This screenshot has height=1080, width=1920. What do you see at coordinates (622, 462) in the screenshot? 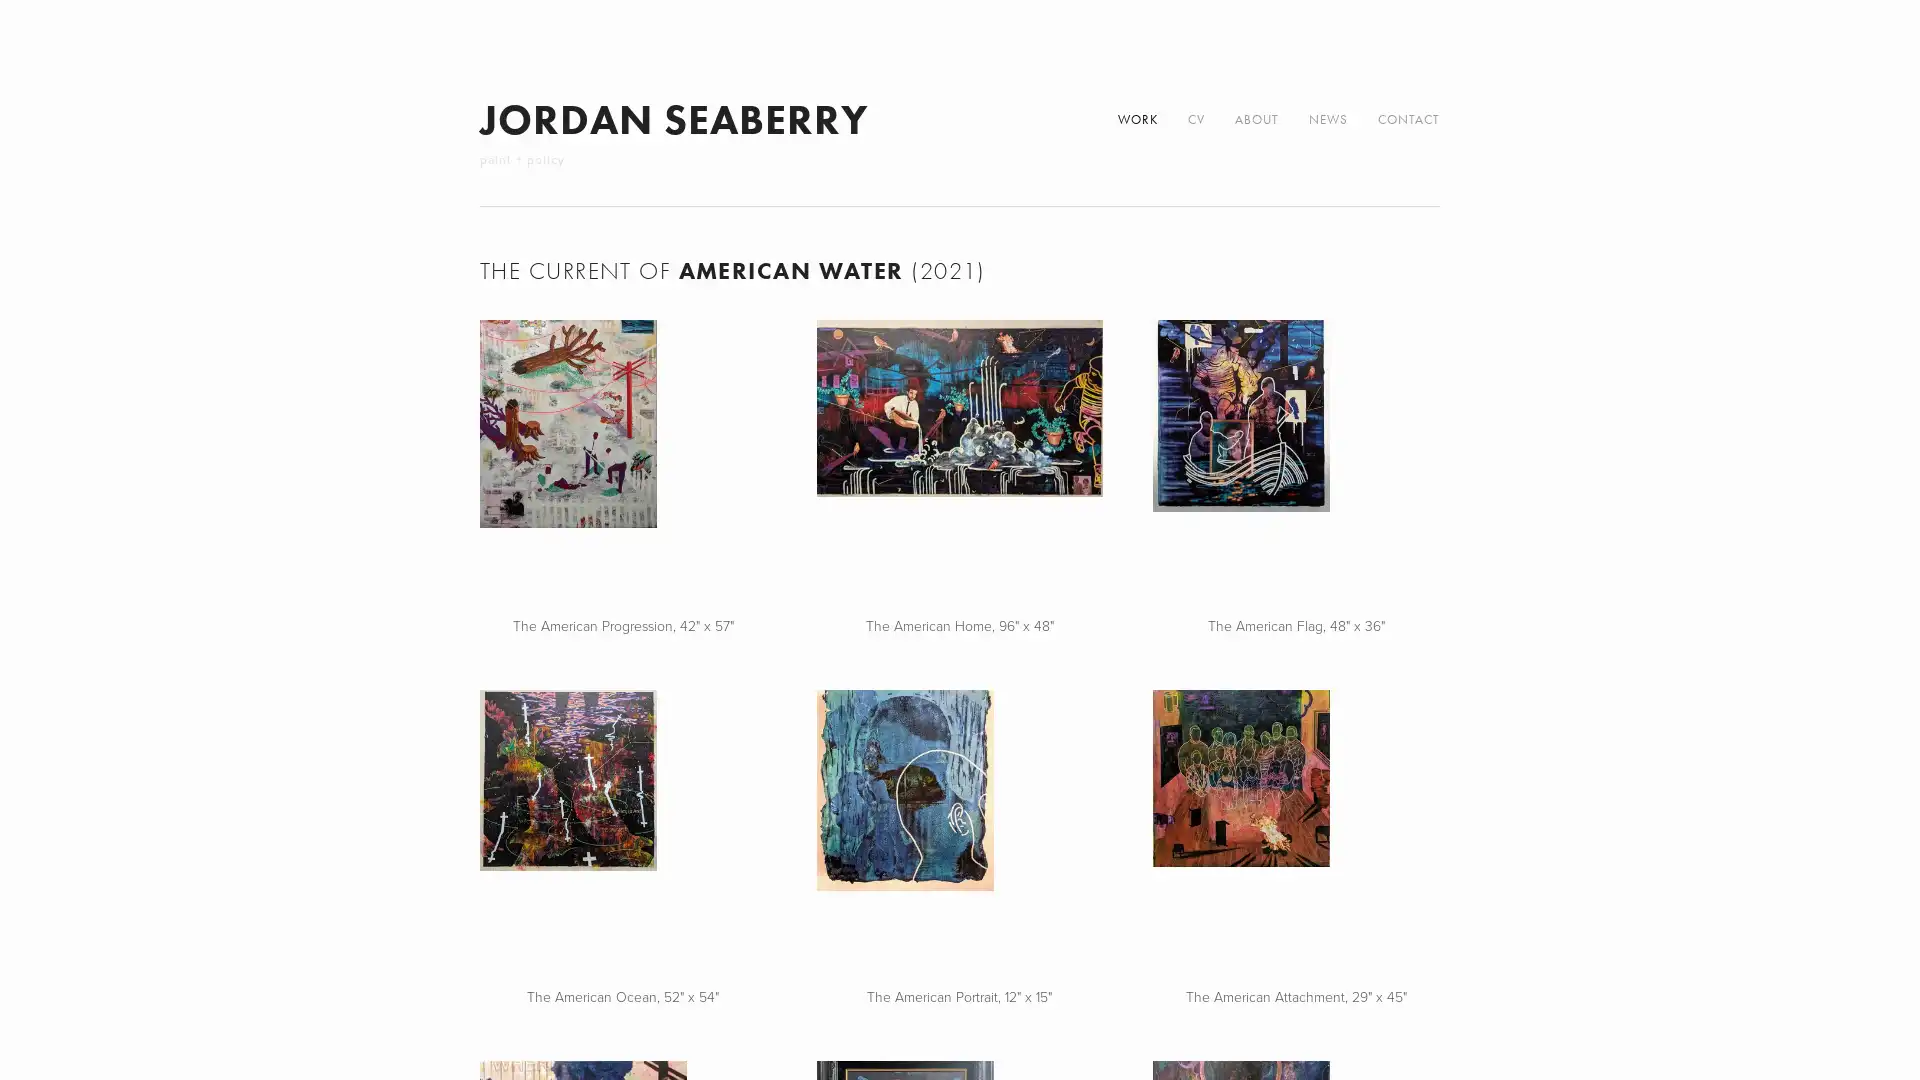
I see `View fullsize The American Progression, 42" x 57"` at bounding box center [622, 462].